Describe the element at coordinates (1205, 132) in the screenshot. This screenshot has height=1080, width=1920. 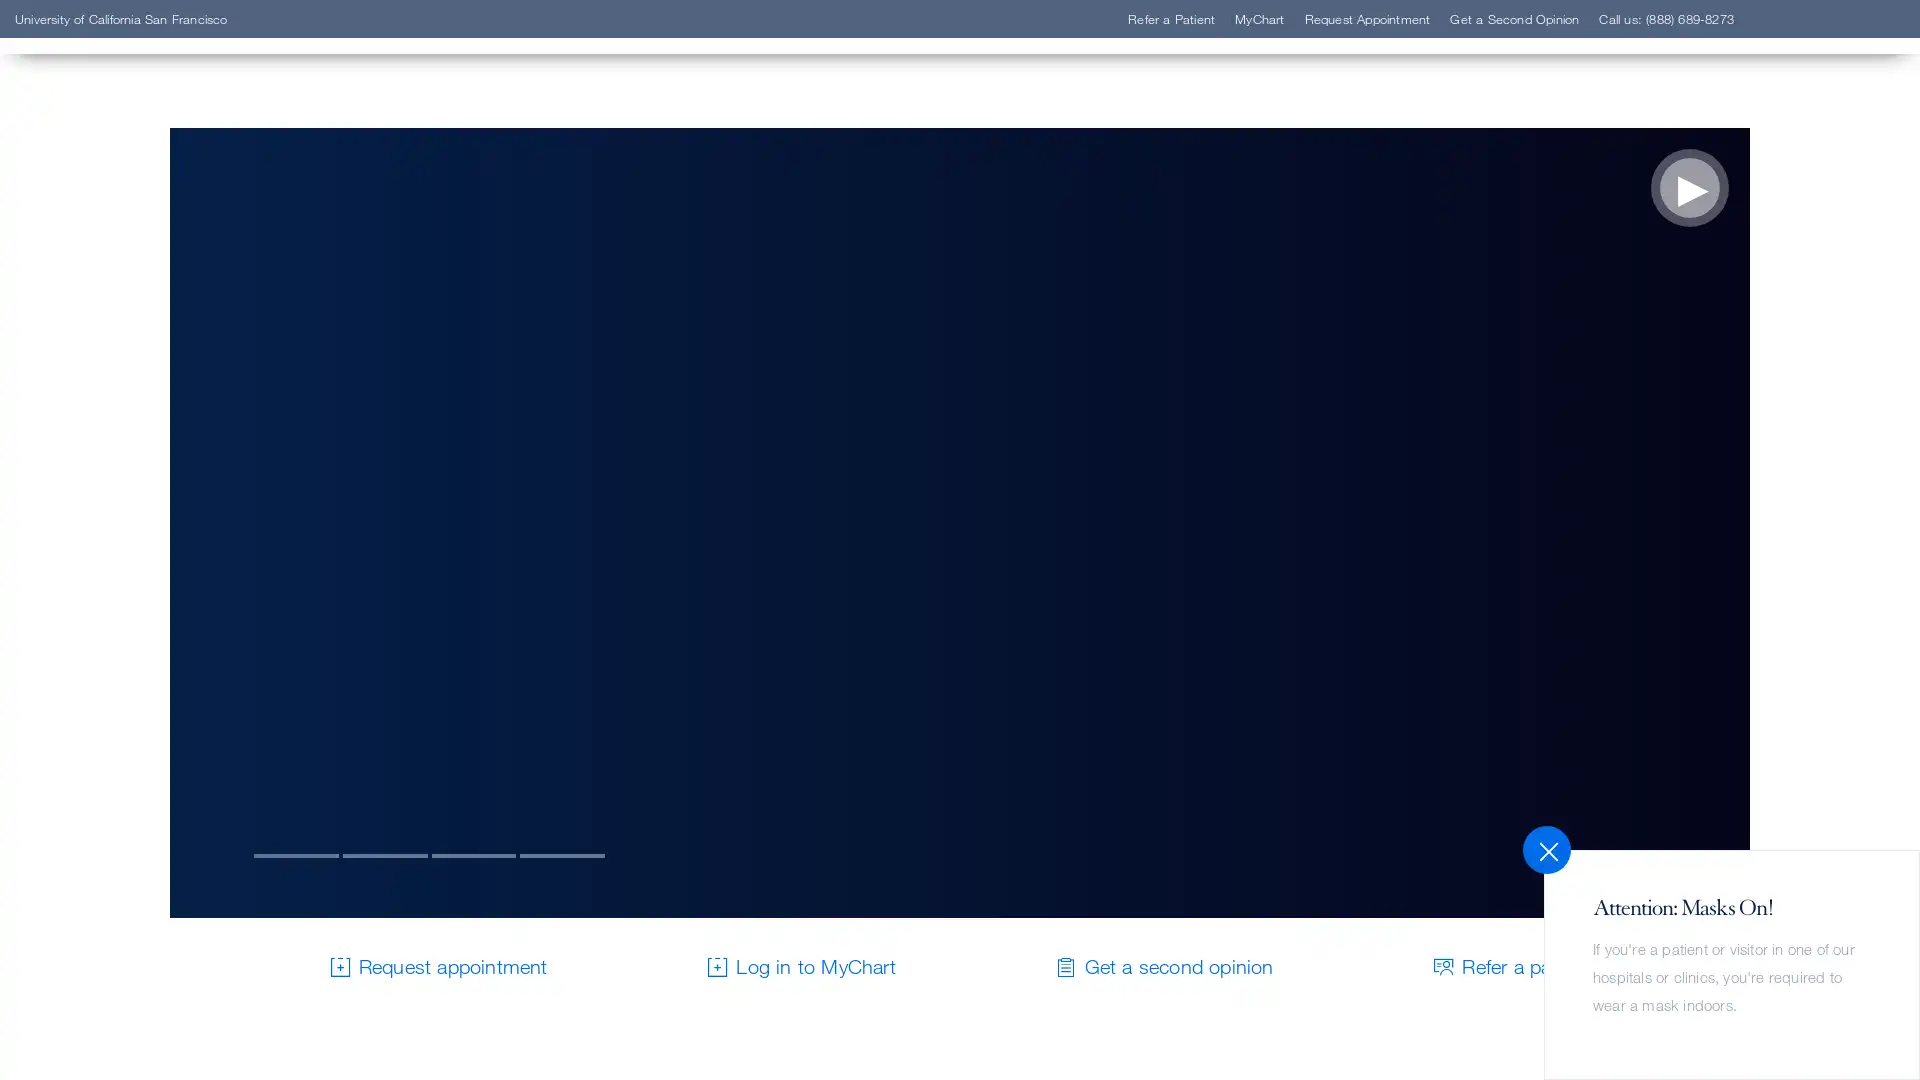
I see `search` at that location.